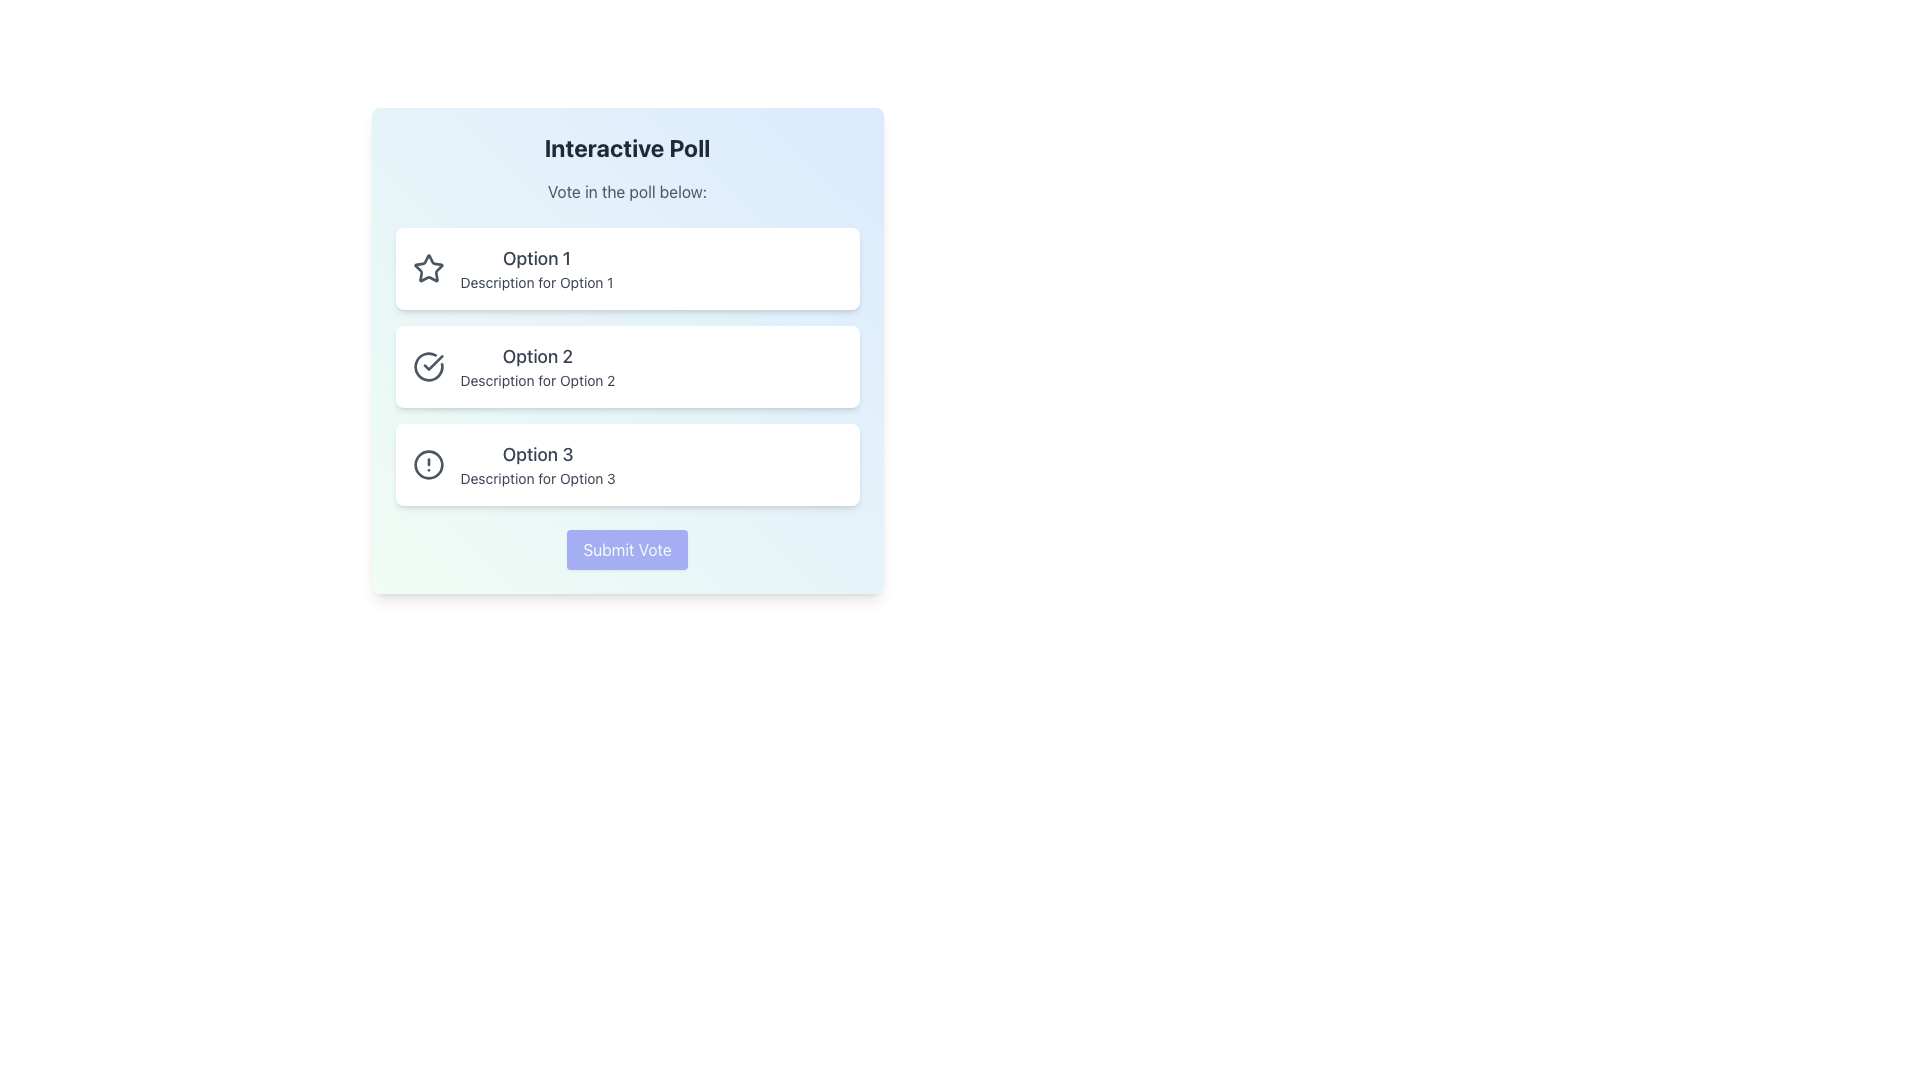  I want to click on the five-pointed star icon with a hollow center and dark gray outlines located to the left of the 'Option 1' text in the first row of the interactive poll, so click(426, 266).